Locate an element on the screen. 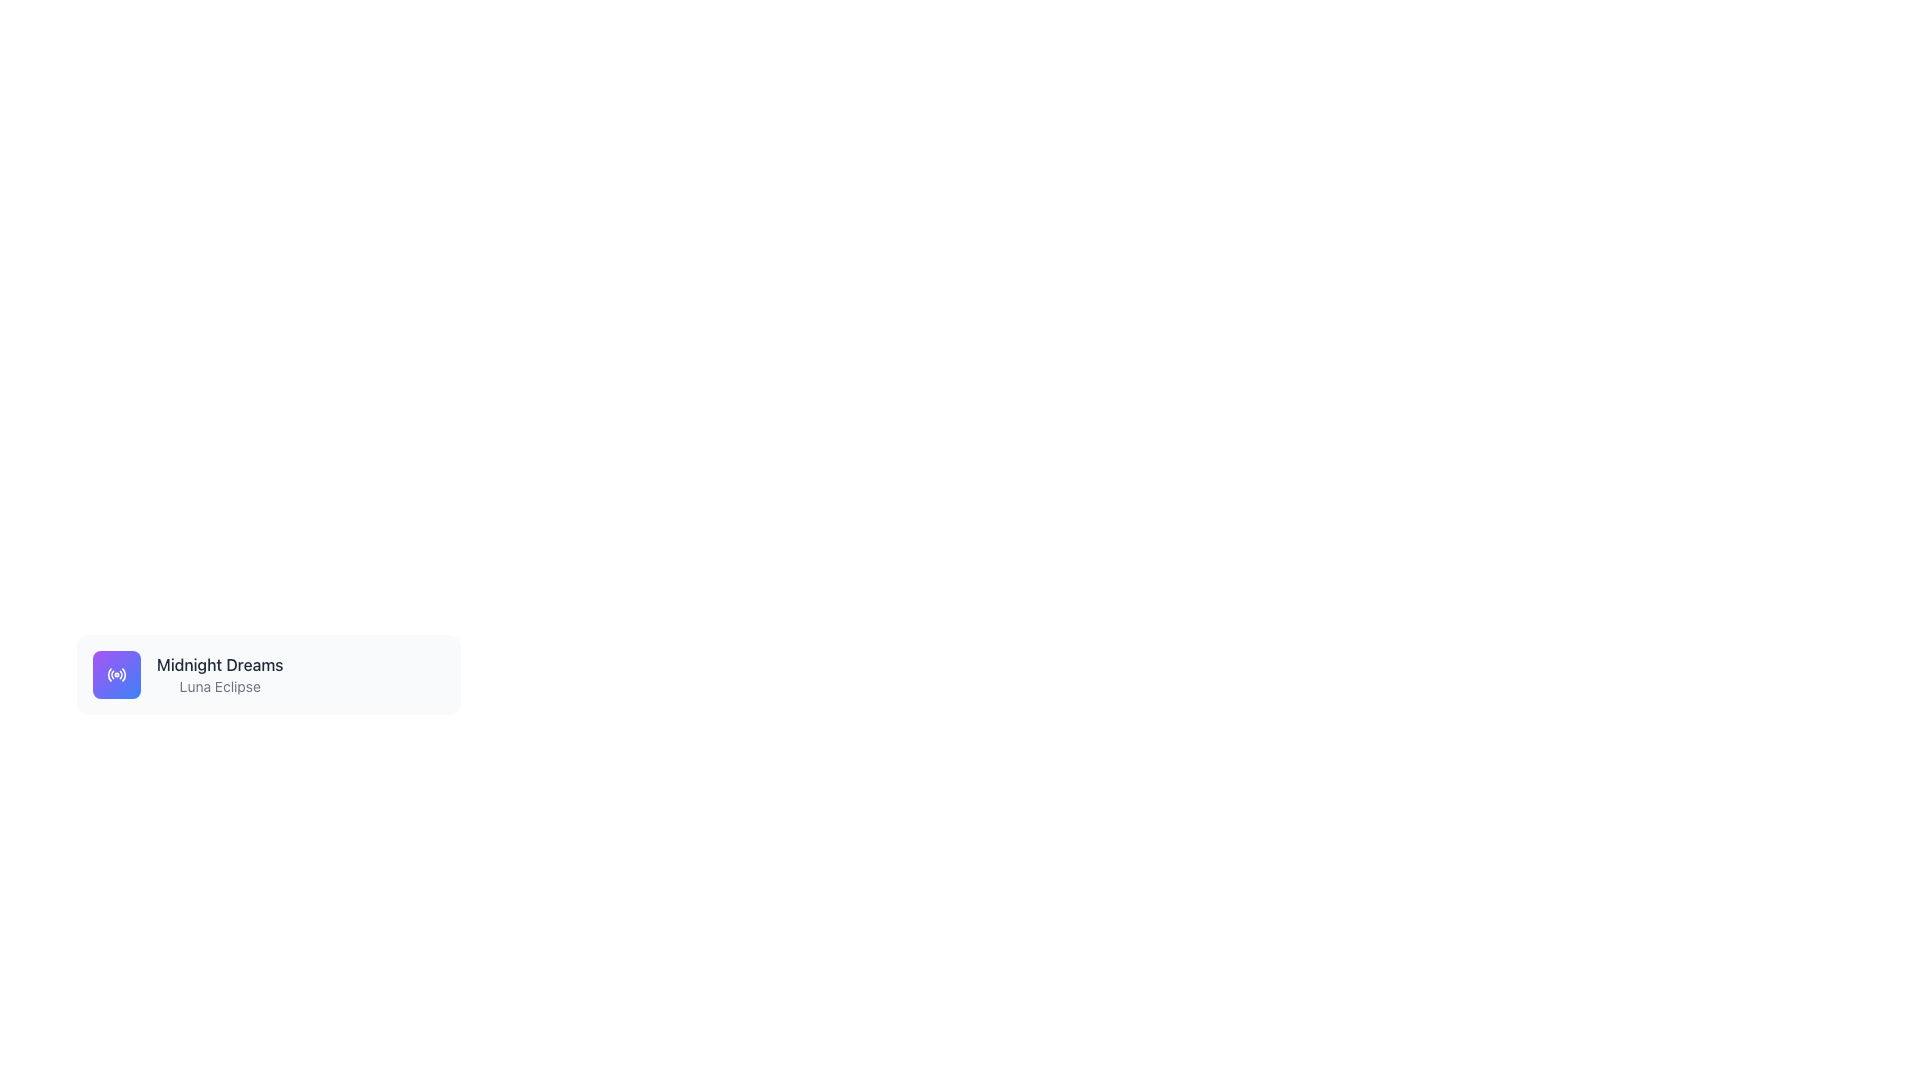 The height and width of the screenshot is (1080, 1920). the subtitle text display located below 'Midnight Dreams', which serves as additional context for the primary label is located at coordinates (220, 685).